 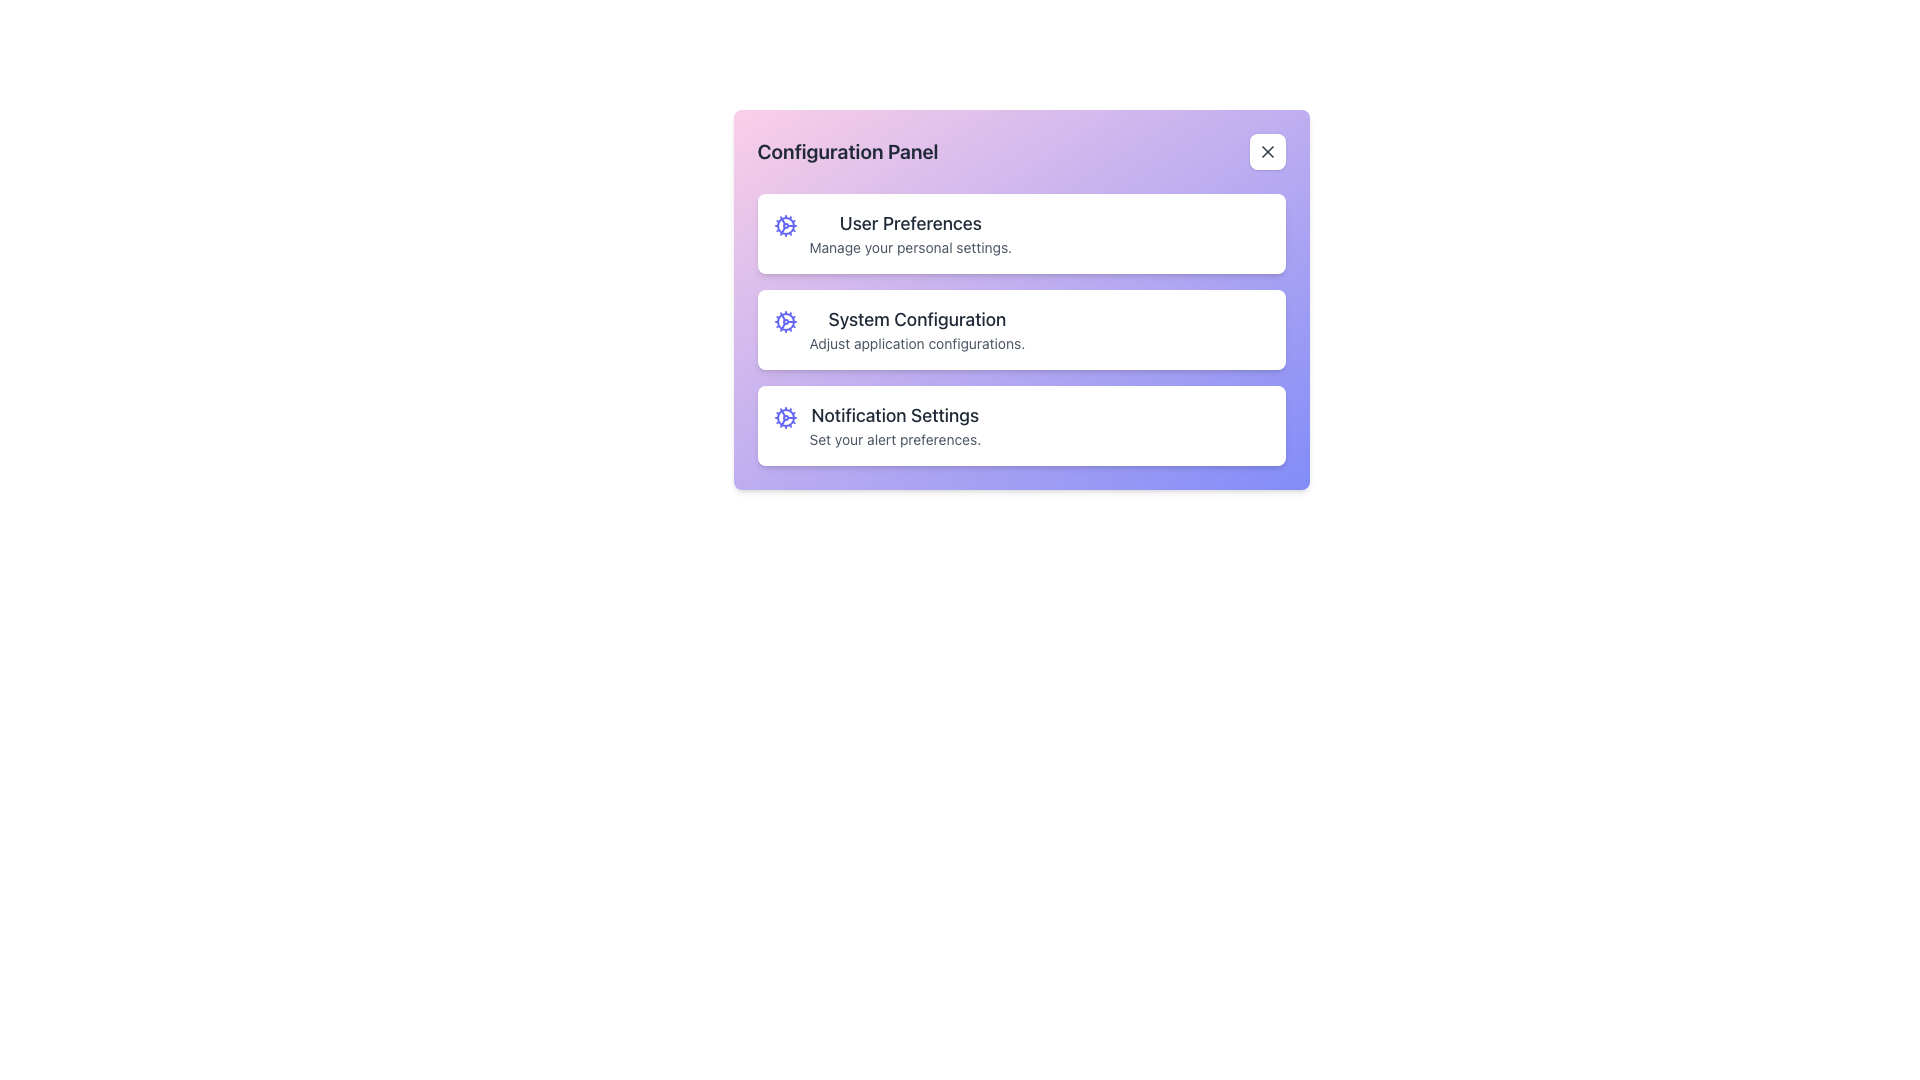 What do you see at coordinates (1266, 150) in the screenshot?
I see `the Close or cancel icon, represented by an 'X' in the top-right corner of the configuration panel, which is styled with thin lines and no fill color` at bounding box center [1266, 150].